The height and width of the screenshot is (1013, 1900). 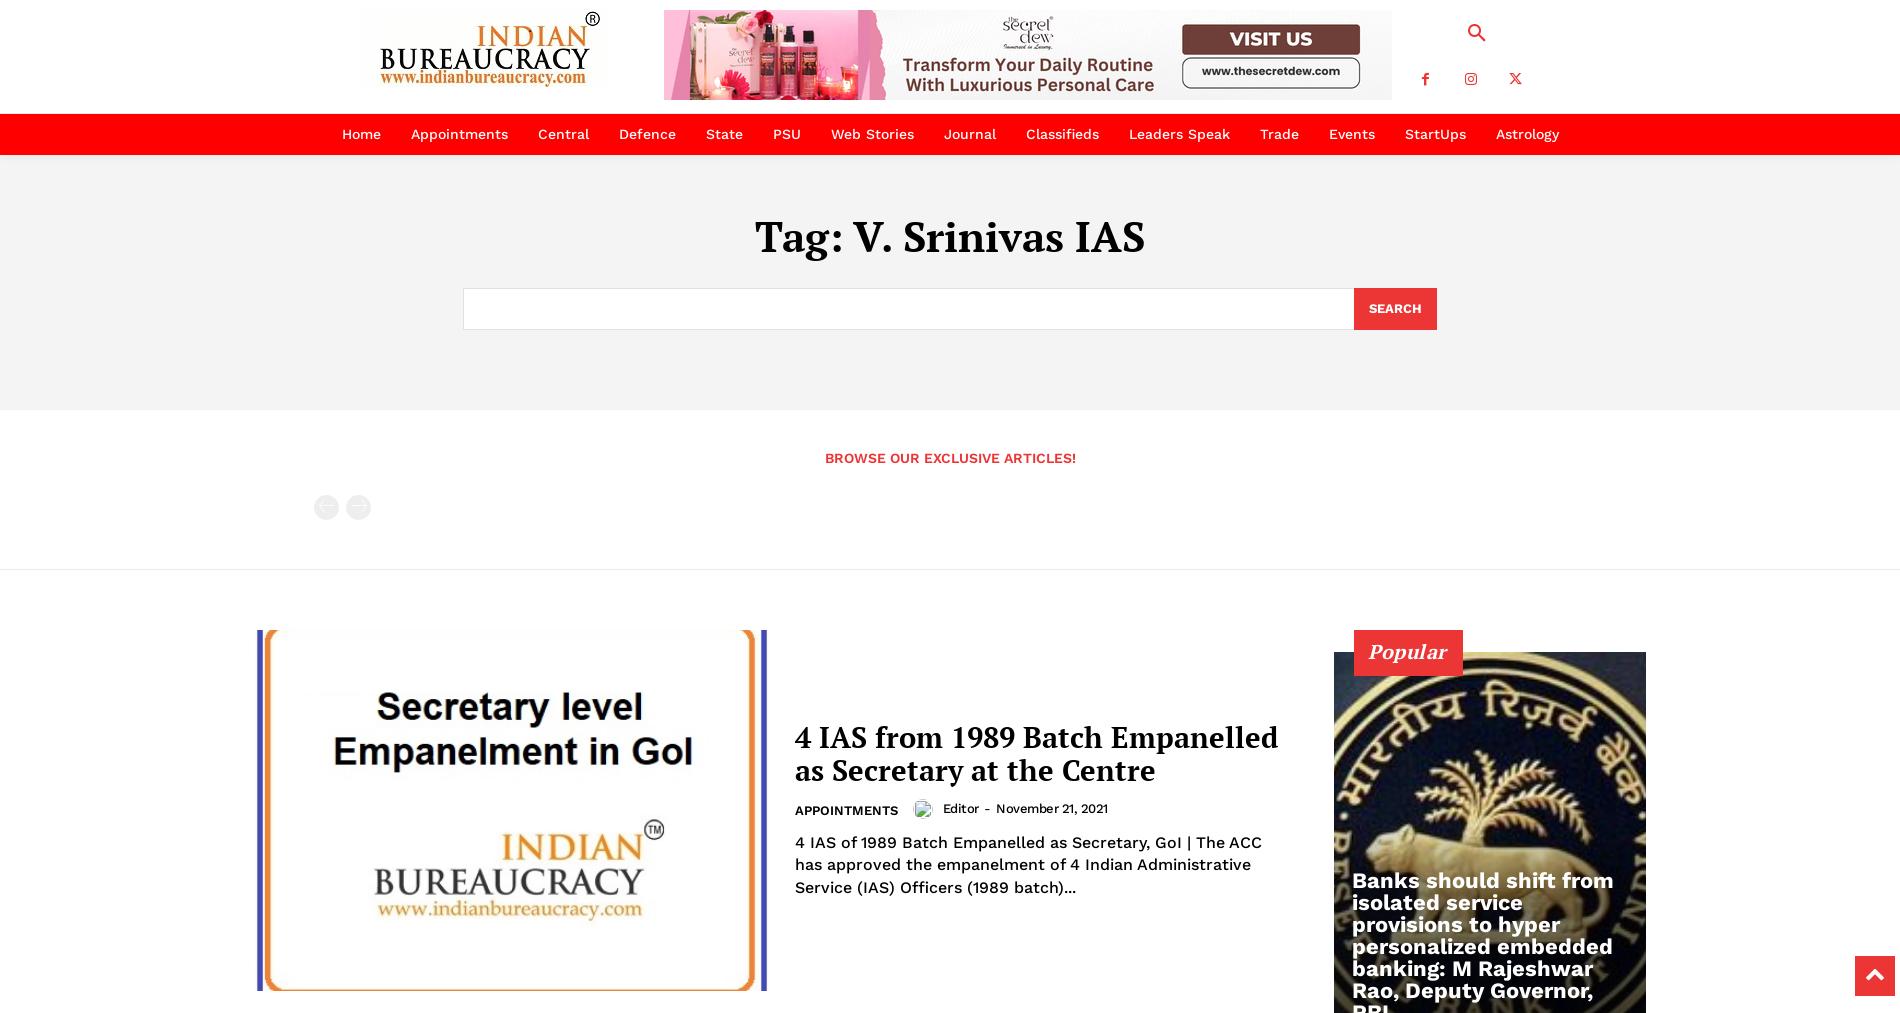 What do you see at coordinates (562, 134) in the screenshot?
I see `'Central'` at bounding box center [562, 134].